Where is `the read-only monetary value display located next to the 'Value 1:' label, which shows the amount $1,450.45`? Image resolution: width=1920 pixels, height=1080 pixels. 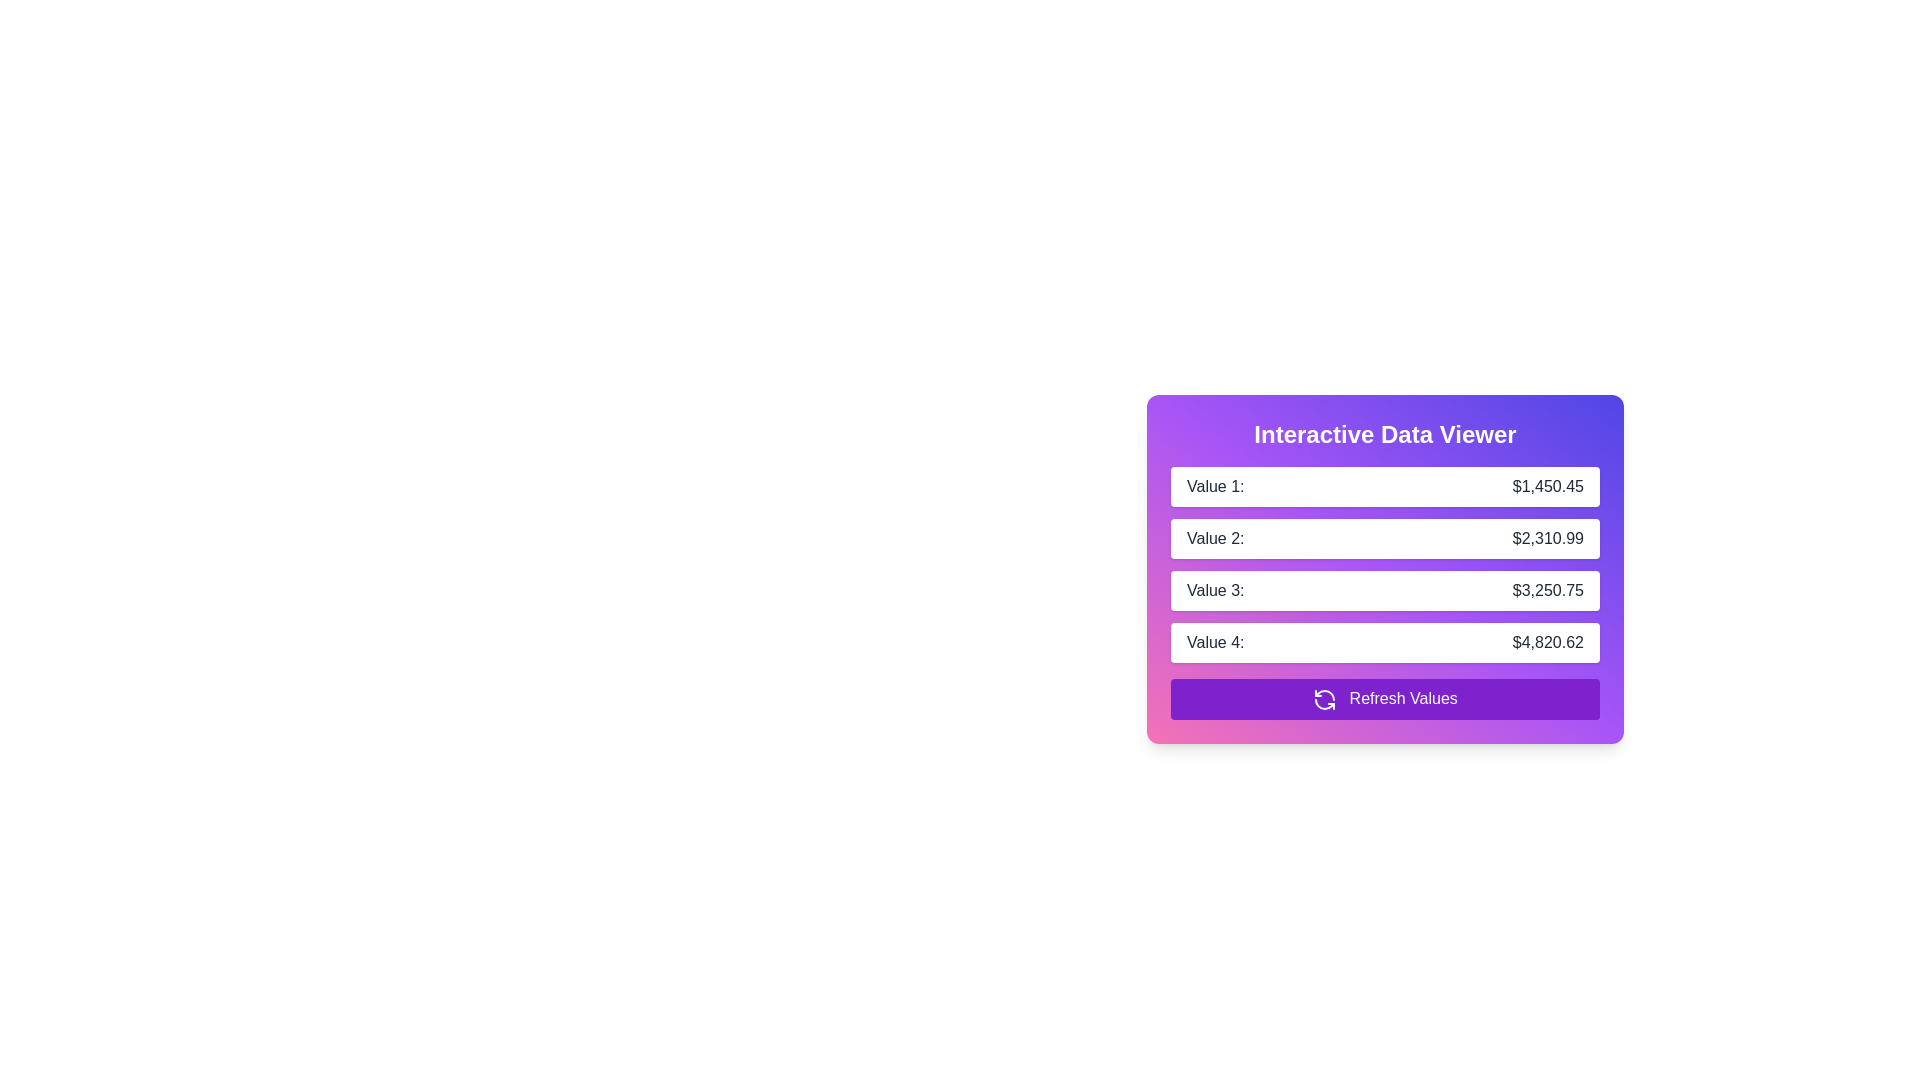
the read-only monetary value display located next to the 'Value 1:' label, which shows the amount $1,450.45 is located at coordinates (1547, 486).